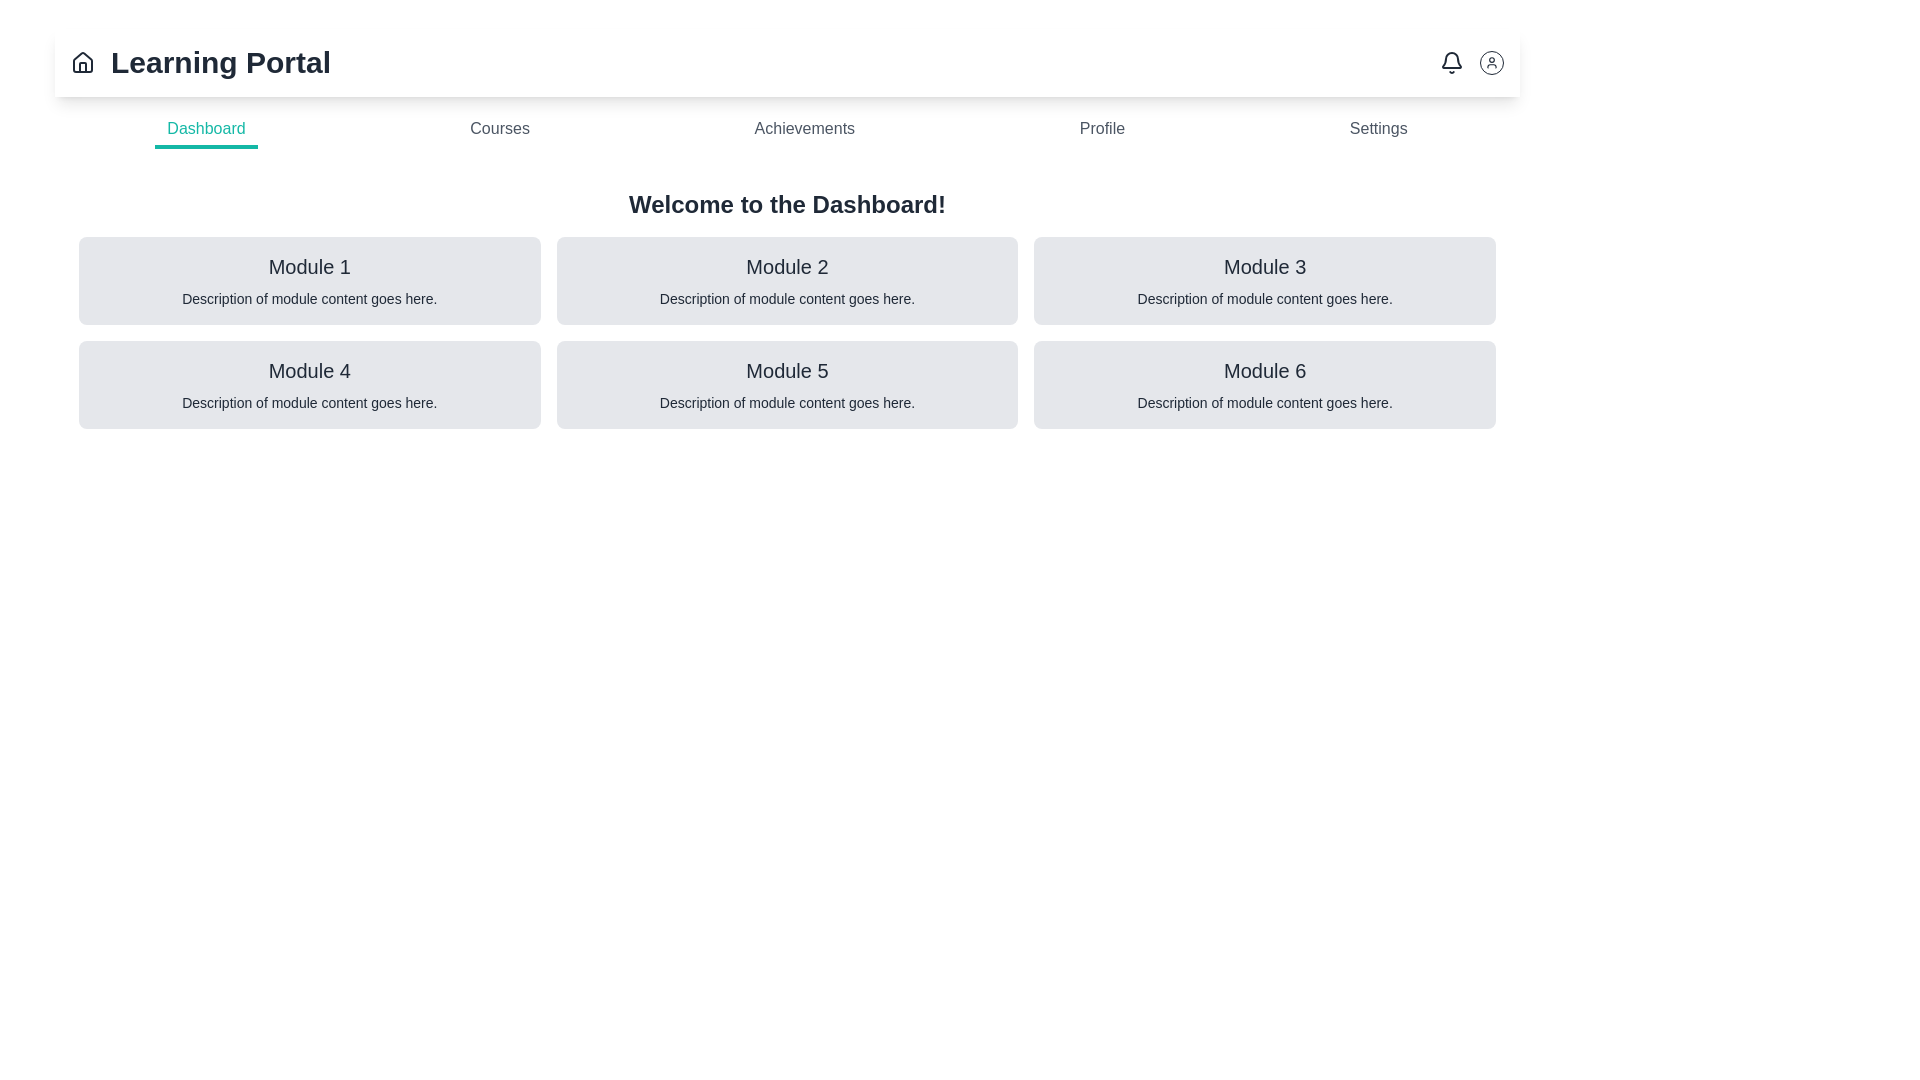  I want to click on the 'Module 4' card element, which is a rectangular box with rounded corners and a light gray background, featuring the text 'Module 4' at the top center, so click(308, 385).